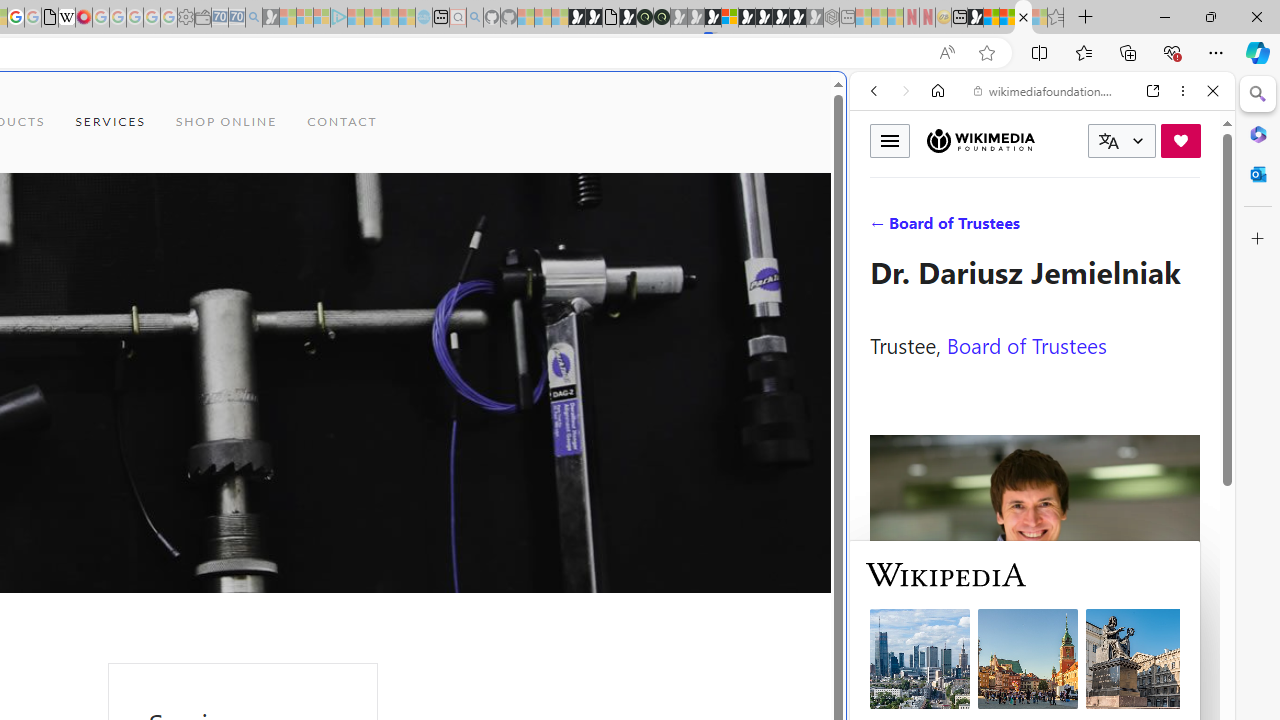  I want to click on 'CURRENT LANGUAGE:', so click(1121, 140).